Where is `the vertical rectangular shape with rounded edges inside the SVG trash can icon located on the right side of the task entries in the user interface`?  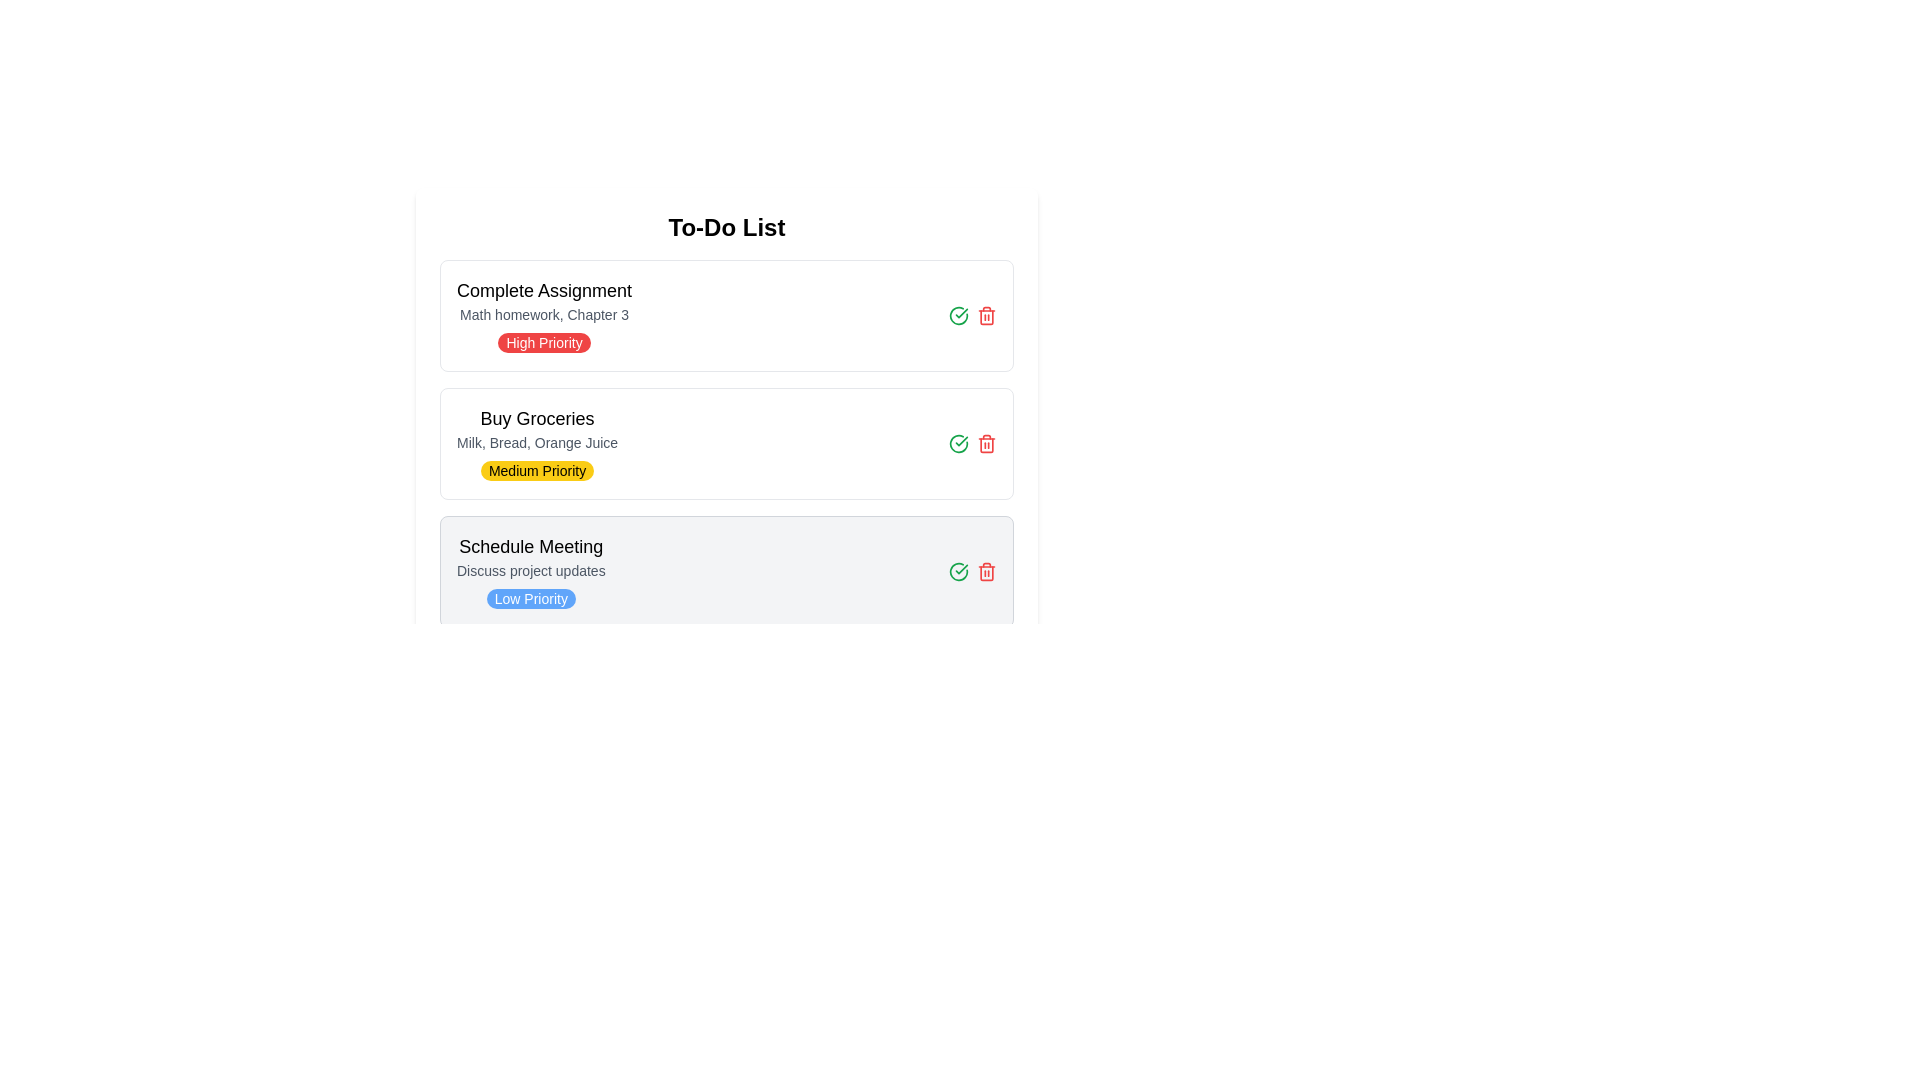
the vertical rectangular shape with rounded edges inside the SVG trash can icon located on the right side of the task entries in the user interface is located at coordinates (987, 573).